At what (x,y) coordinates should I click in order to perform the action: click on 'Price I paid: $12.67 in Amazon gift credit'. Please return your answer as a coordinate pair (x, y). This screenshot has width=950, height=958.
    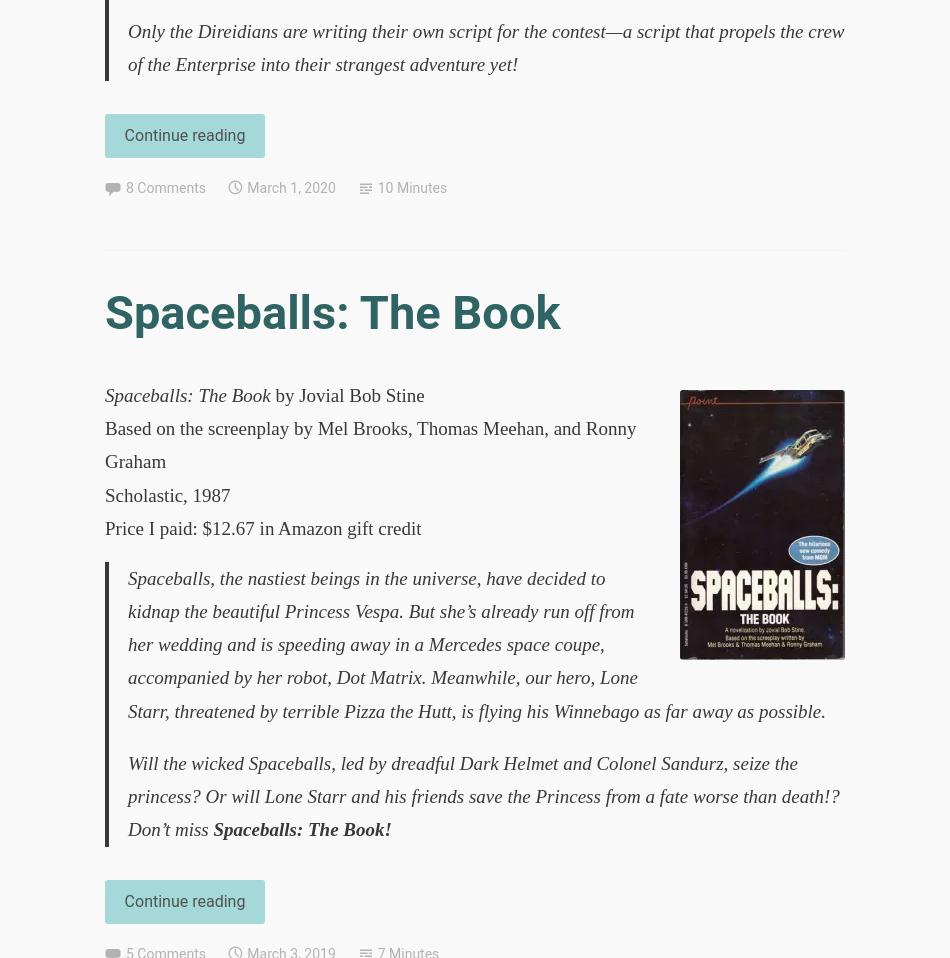
    Looking at the image, I should click on (261, 526).